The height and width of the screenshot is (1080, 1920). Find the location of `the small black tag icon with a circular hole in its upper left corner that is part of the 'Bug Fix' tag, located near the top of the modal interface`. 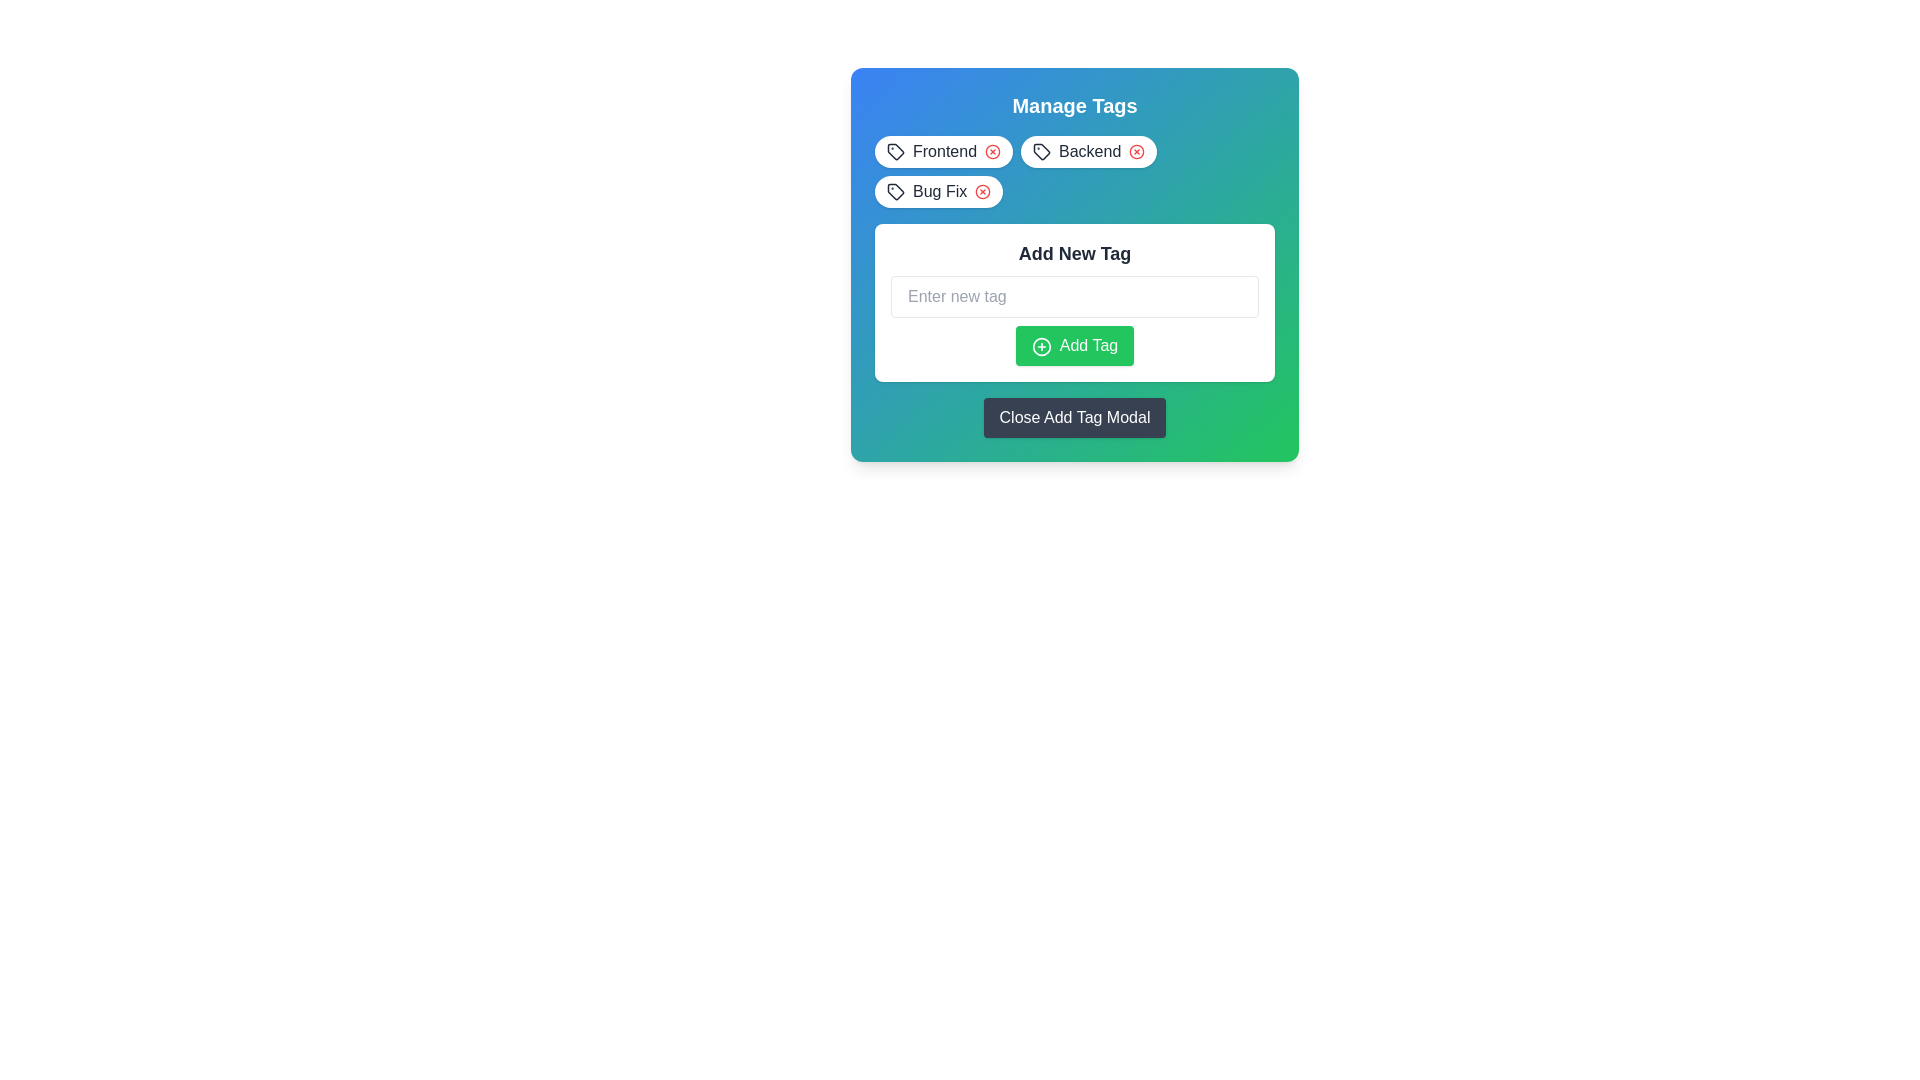

the small black tag icon with a circular hole in its upper left corner that is part of the 'Bug Fix' tag, located near the top of the modal interface is located at coordinates (895, 192).